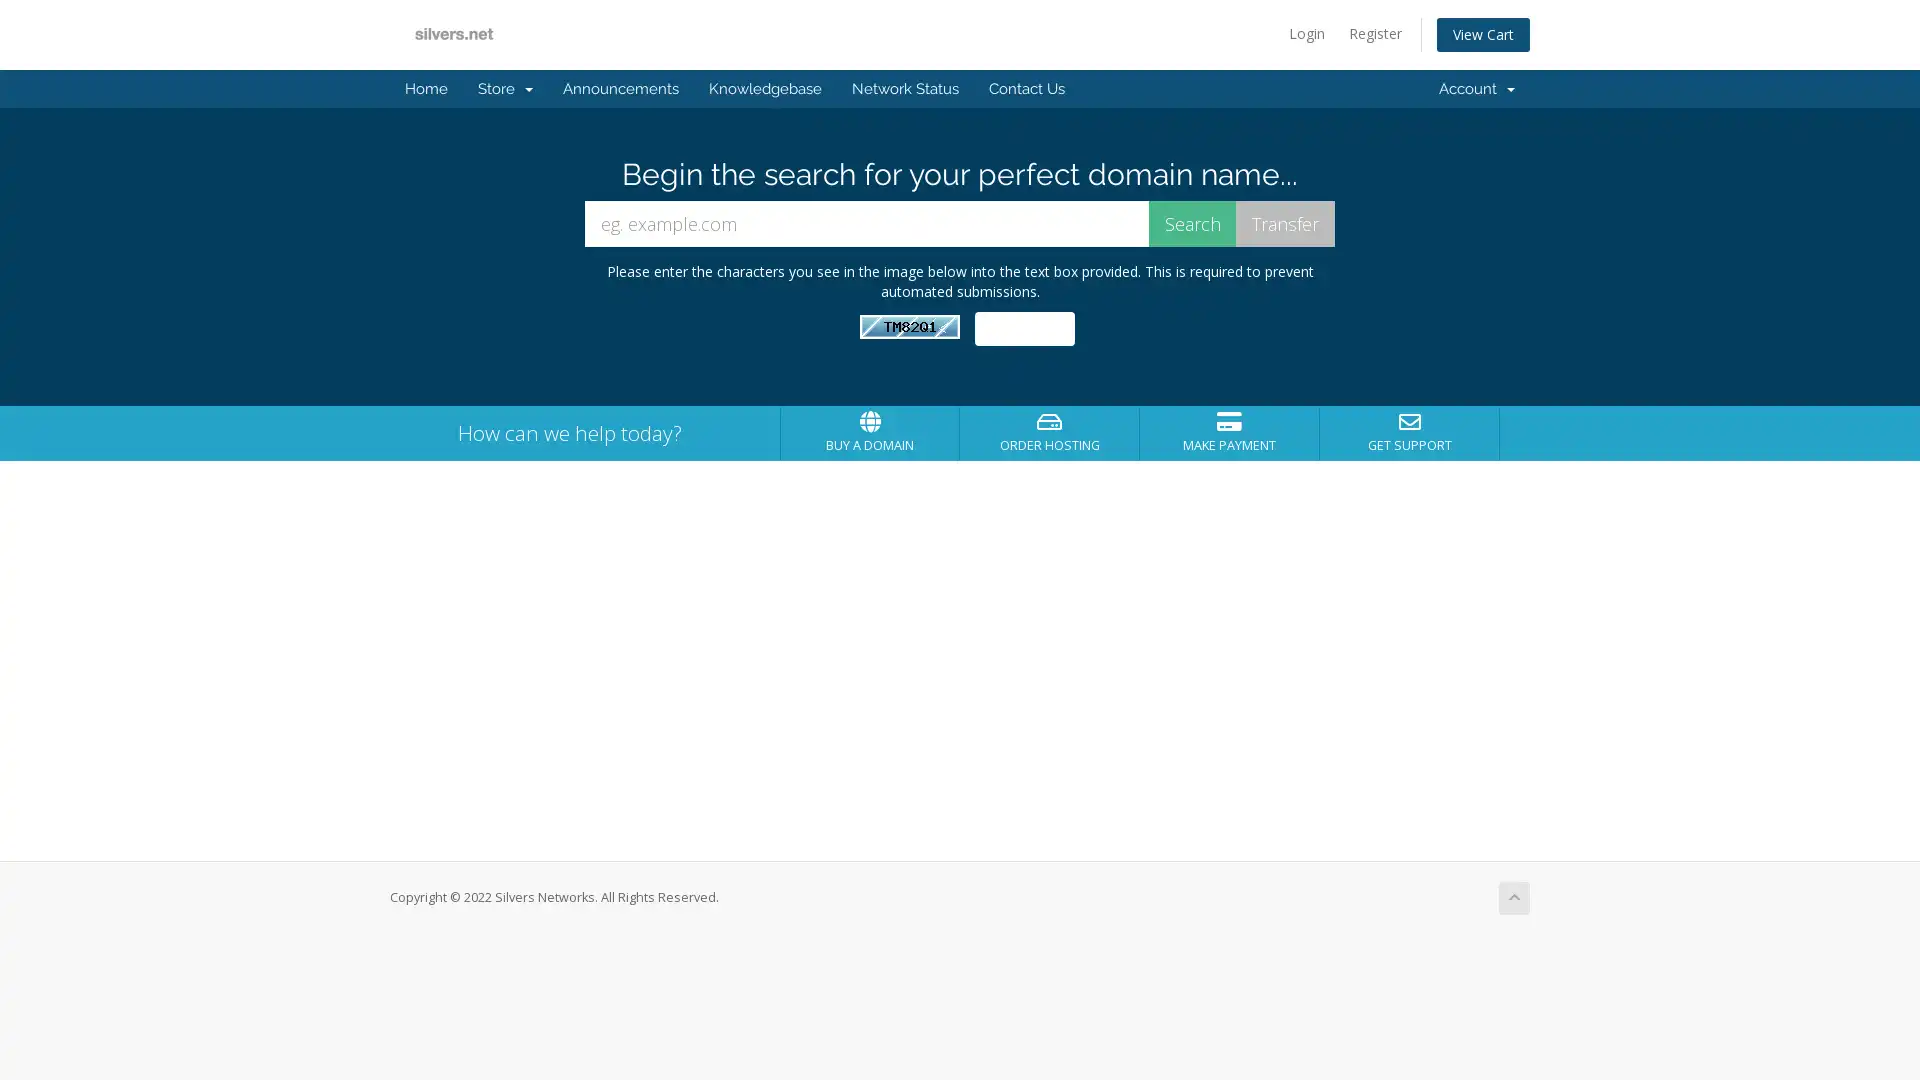  What do you see at coordinates (1285, 223) in the screenshot?
I see `Transfer` at bounding box center [1285, 223].